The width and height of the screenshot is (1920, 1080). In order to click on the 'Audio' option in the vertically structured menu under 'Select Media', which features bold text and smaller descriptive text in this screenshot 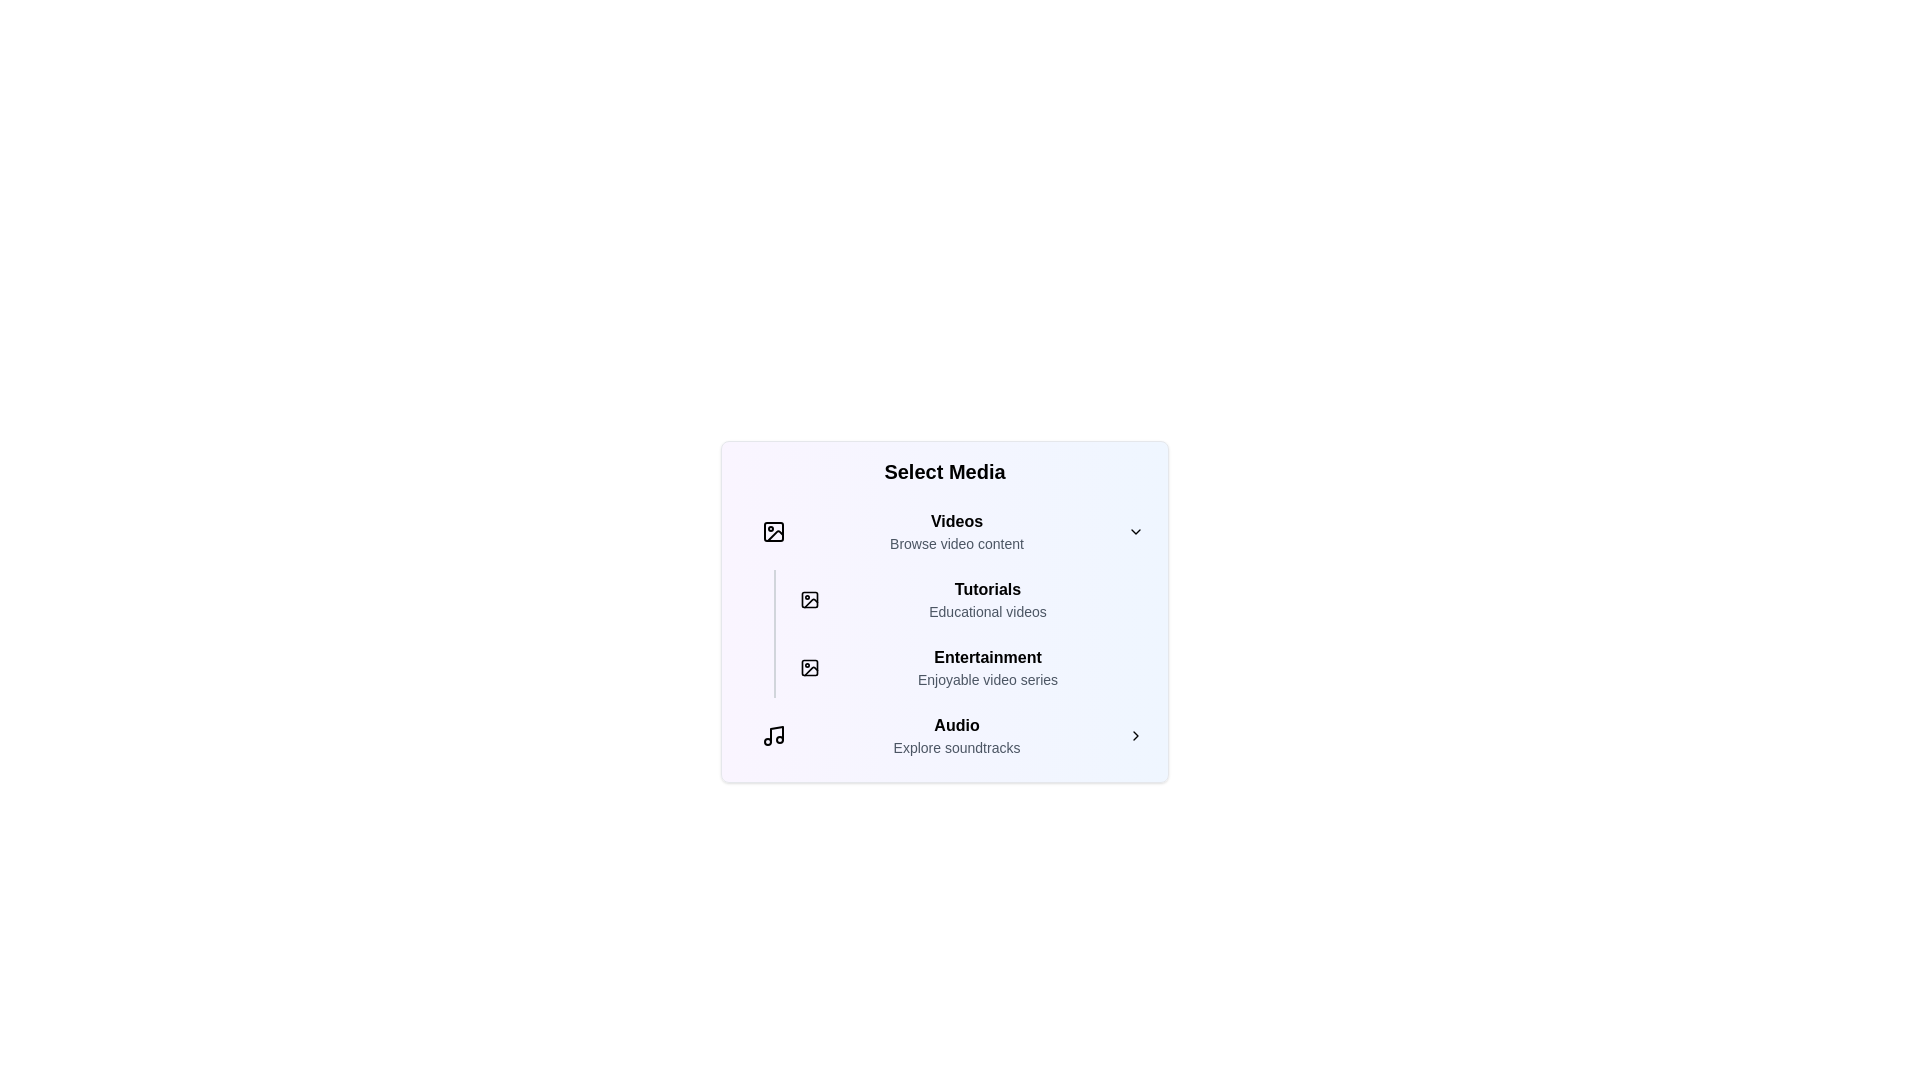, I will do `click(955, 736)`.